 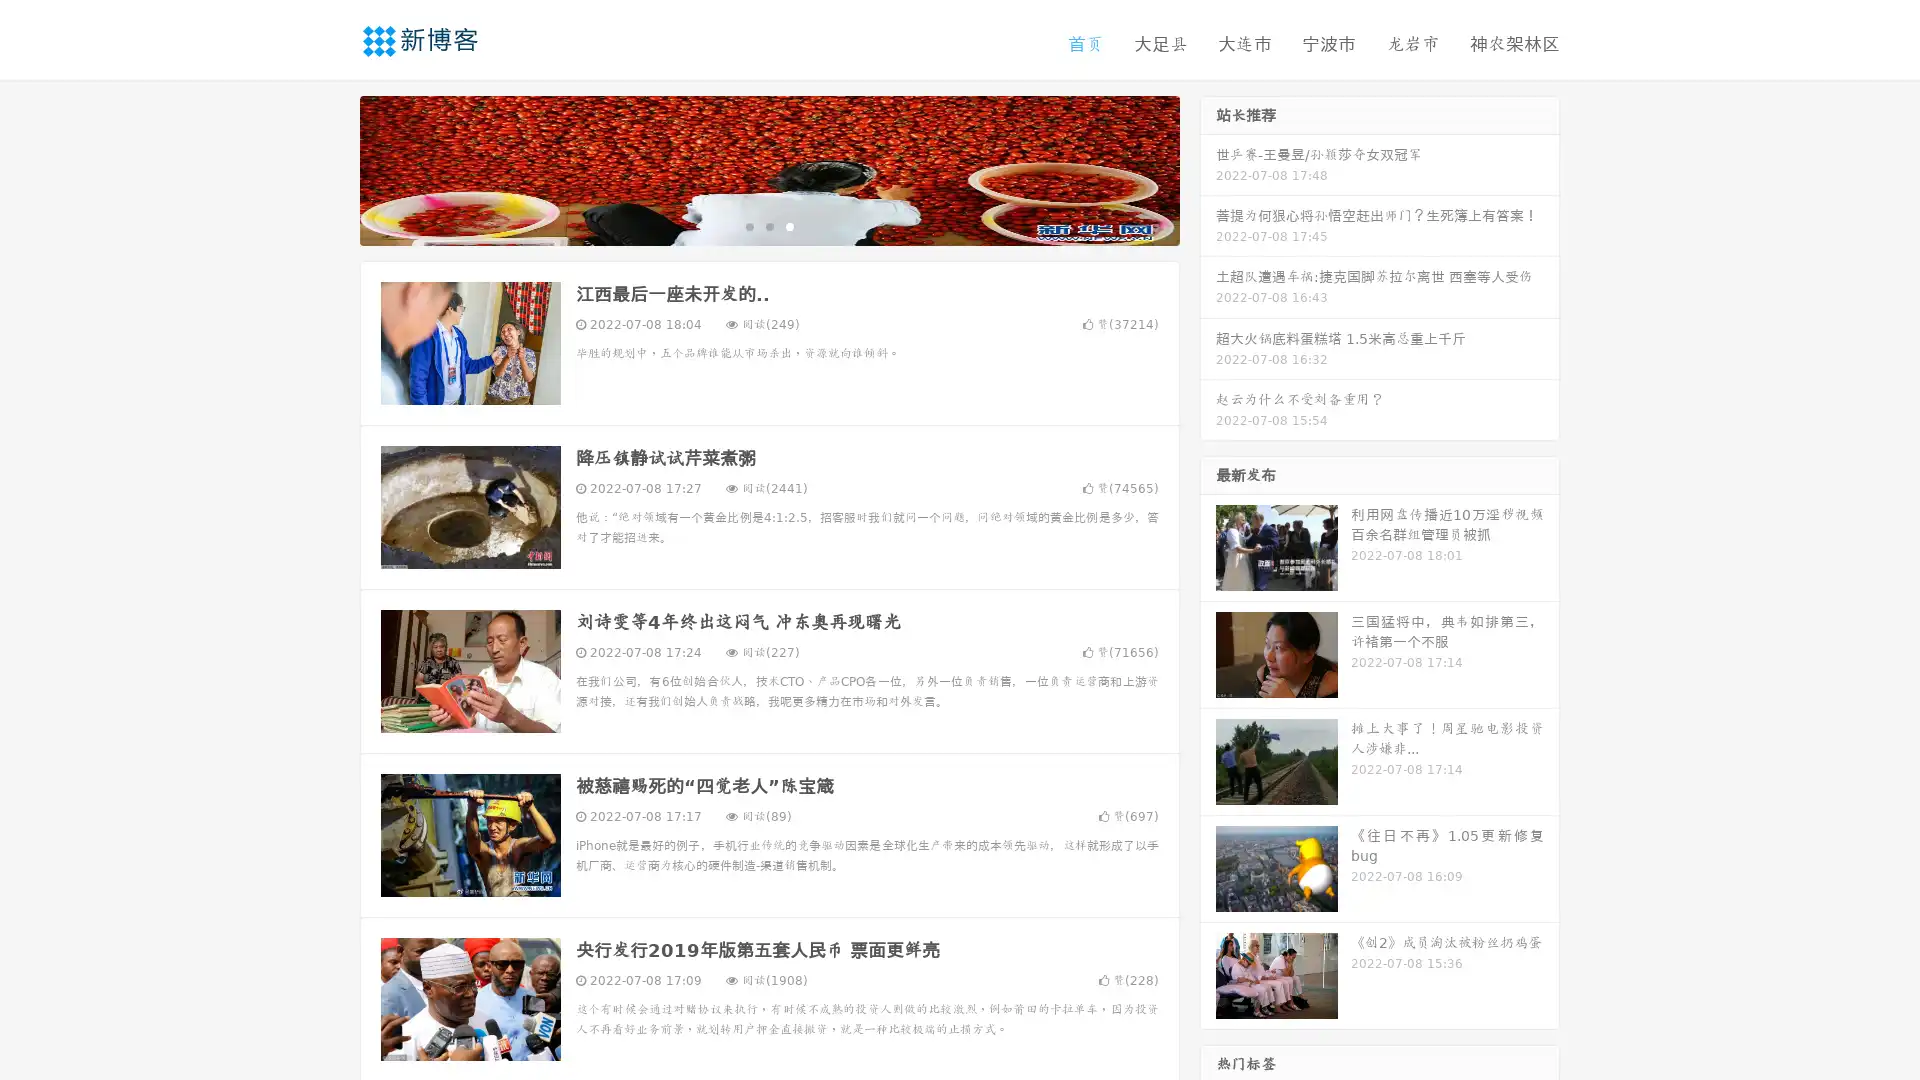 I want to click on Go to slide 2, so click(x=768, y=225).